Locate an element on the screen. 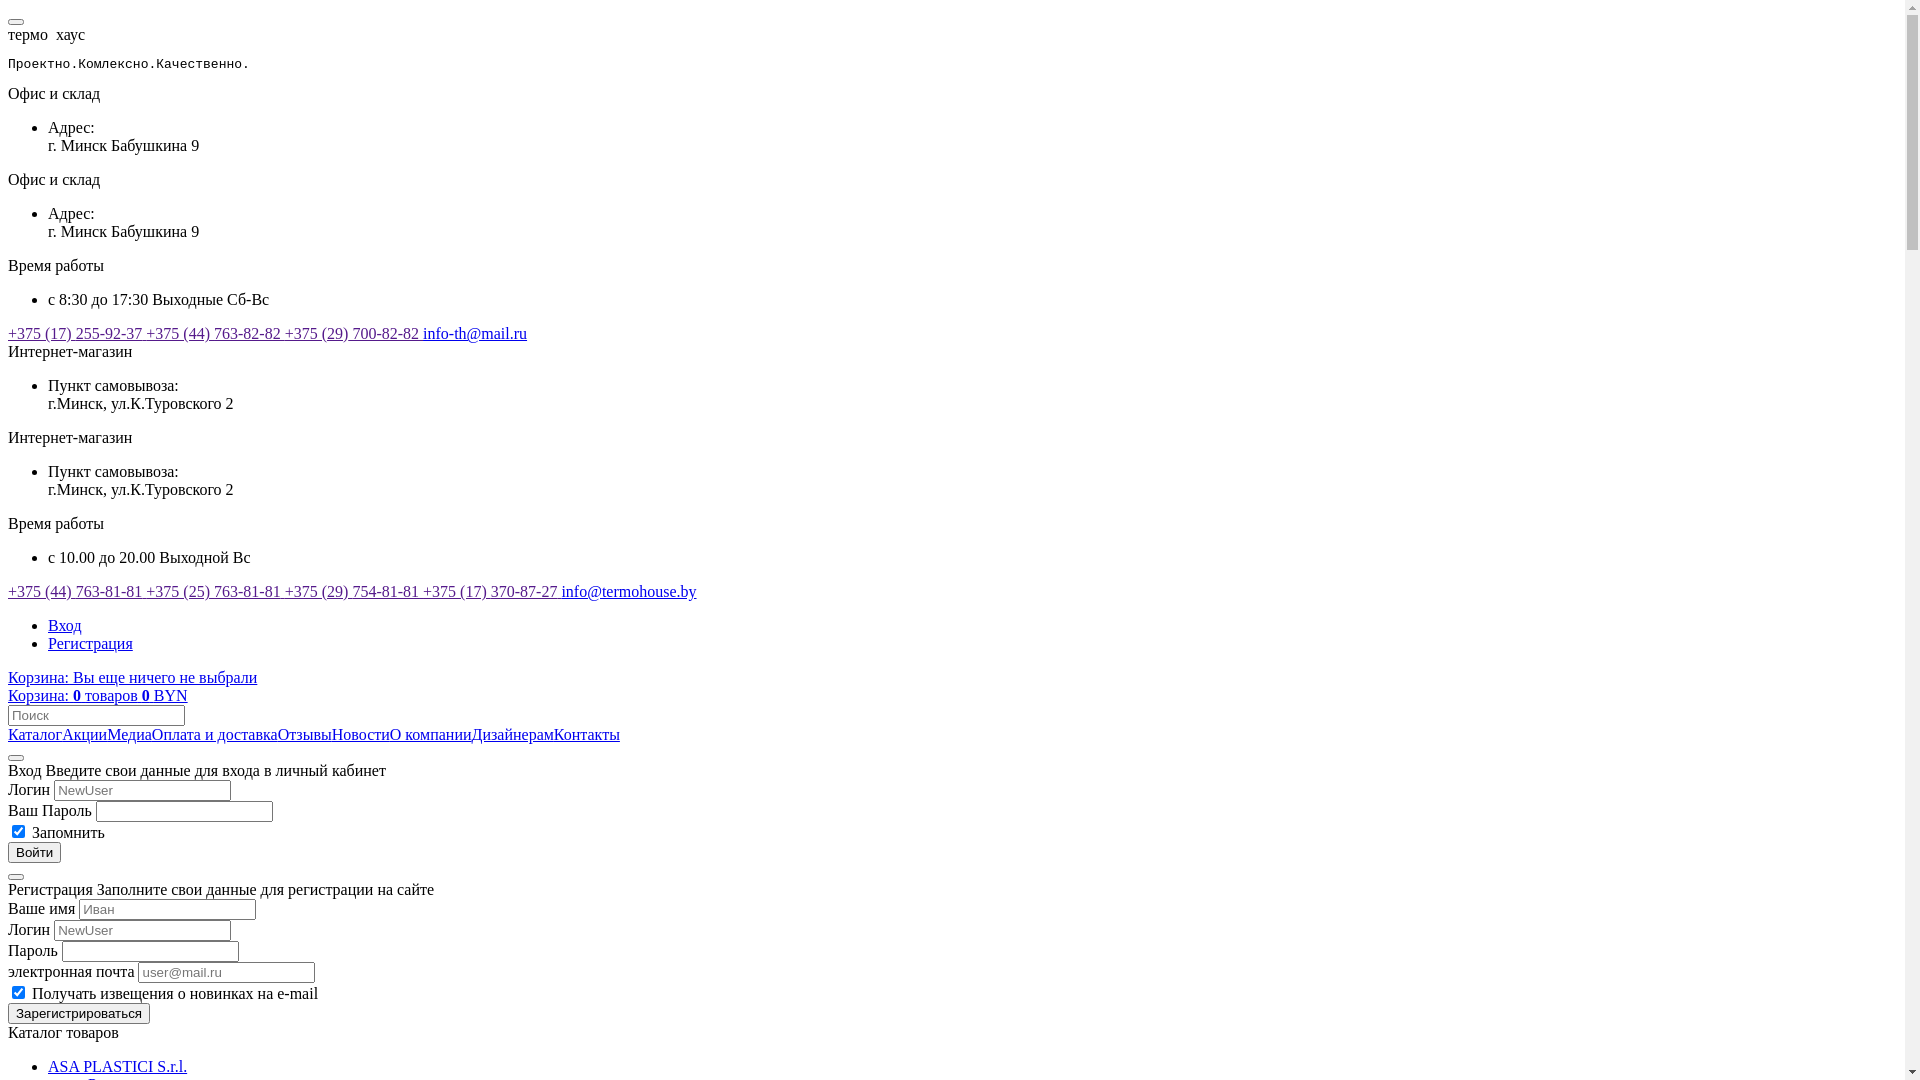  '+375 (44) 763-81-81' is located at coordinates (76, 590).